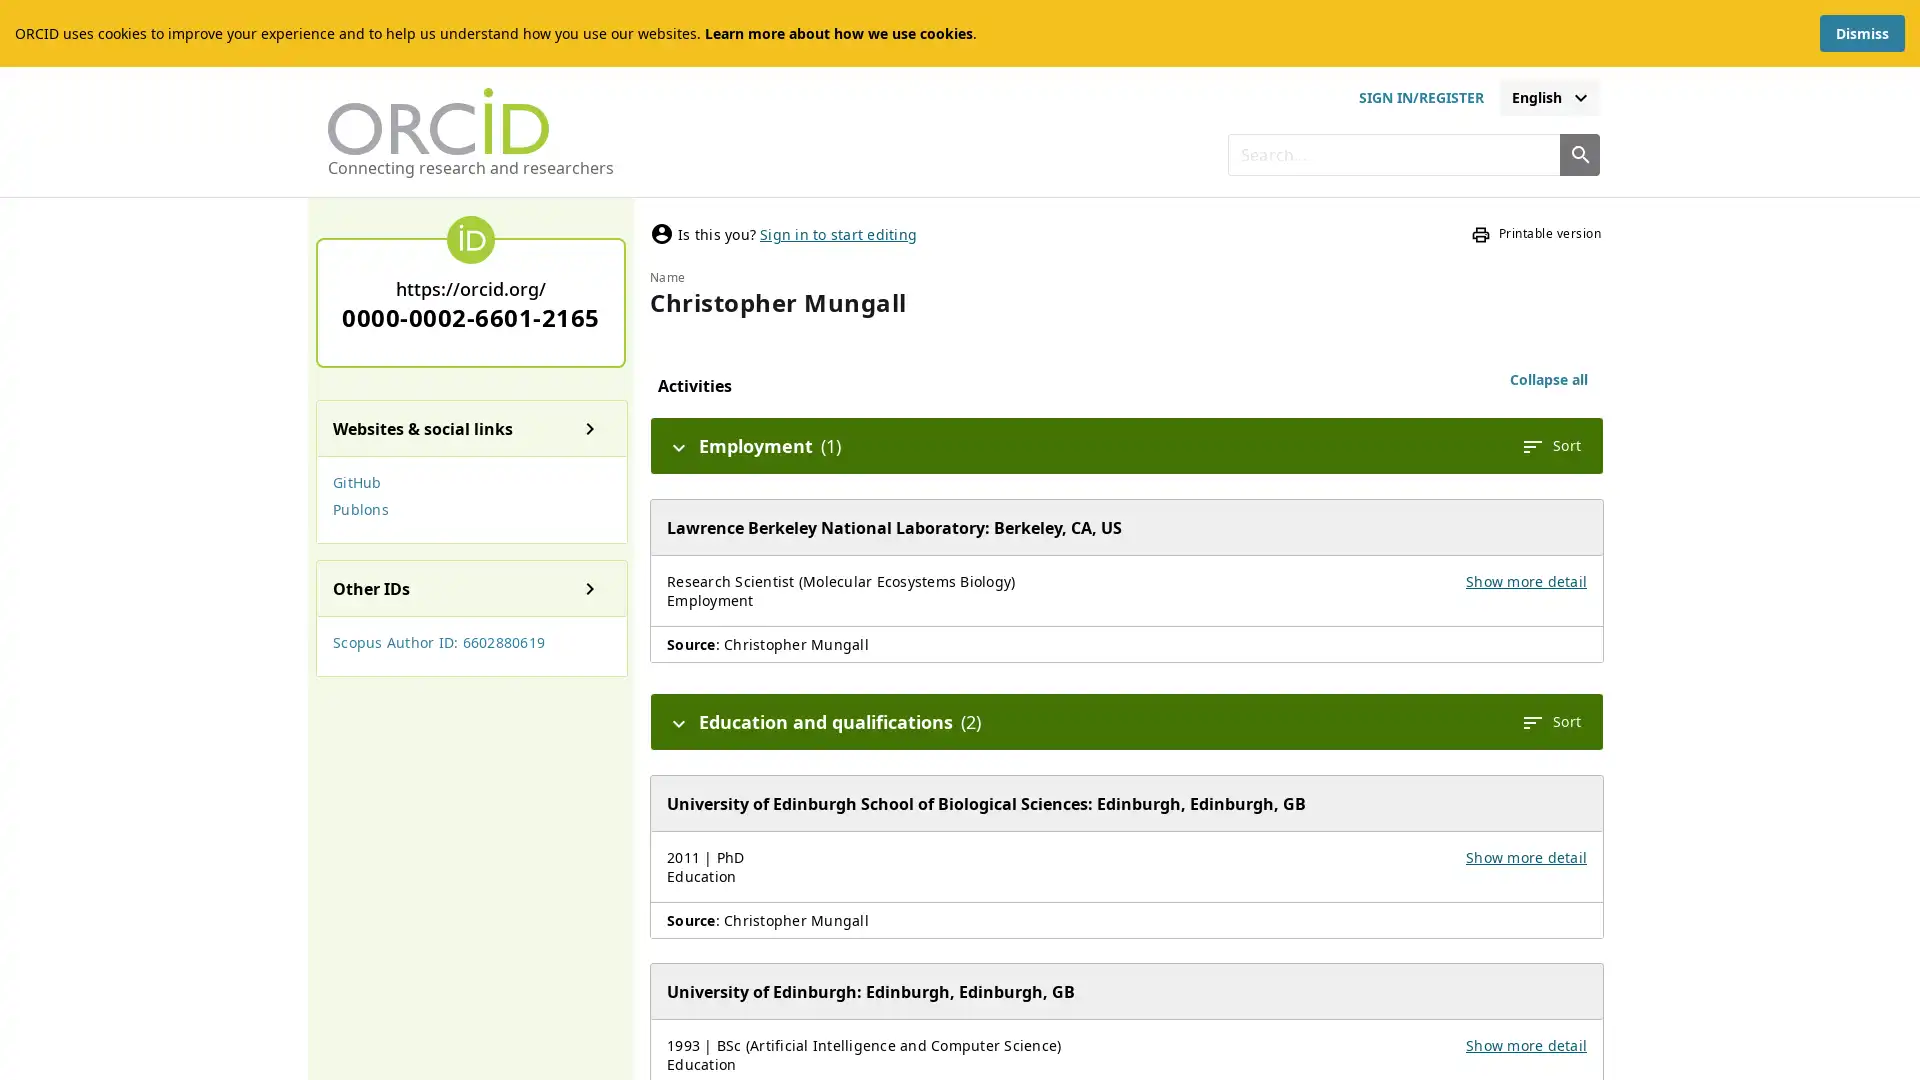  What do you see at coordinates (1419, 97) in the screenshot?
I see `sign in or register` at bounding box center [1419, 97].